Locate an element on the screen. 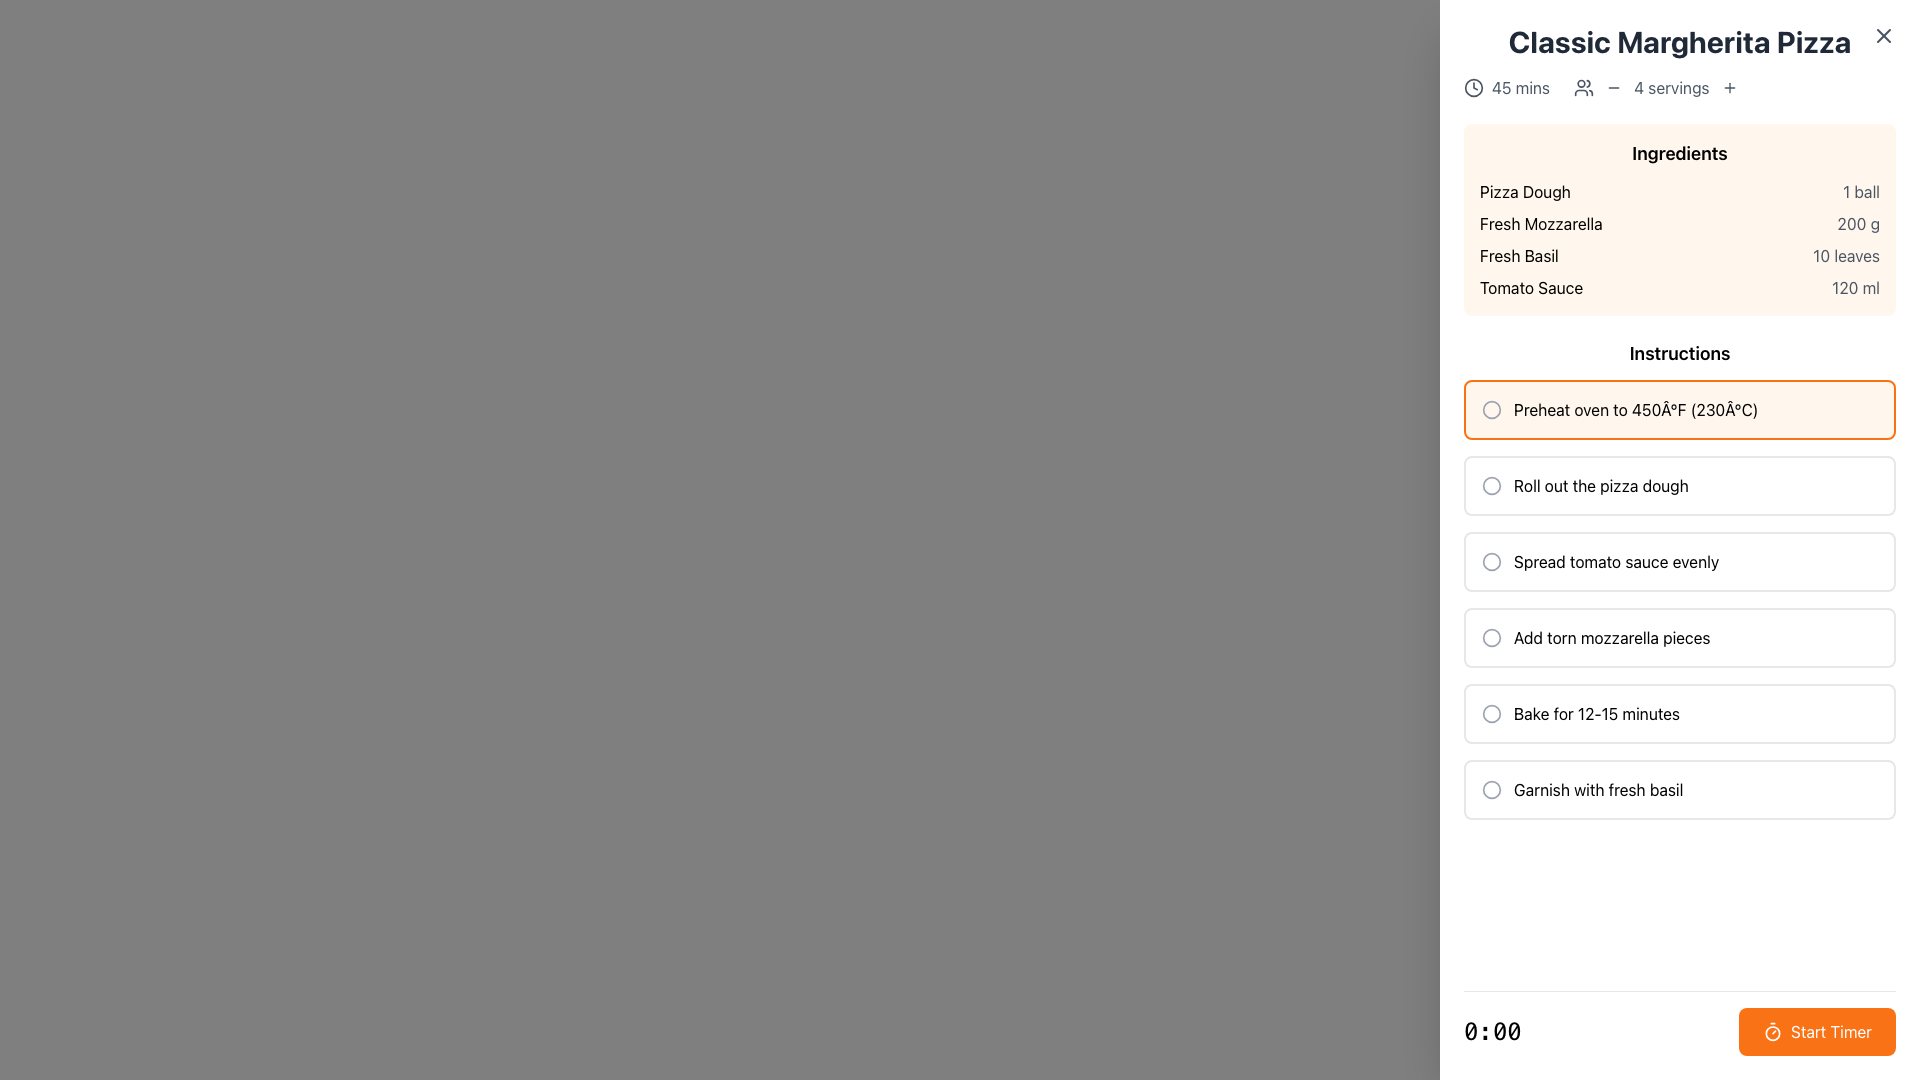  the informational text indicating the number of servings related to the dish, located below the title 'Classic Margherita Pizza' and next to the '45 mins' indicator is located at coordinates (1657, 87).